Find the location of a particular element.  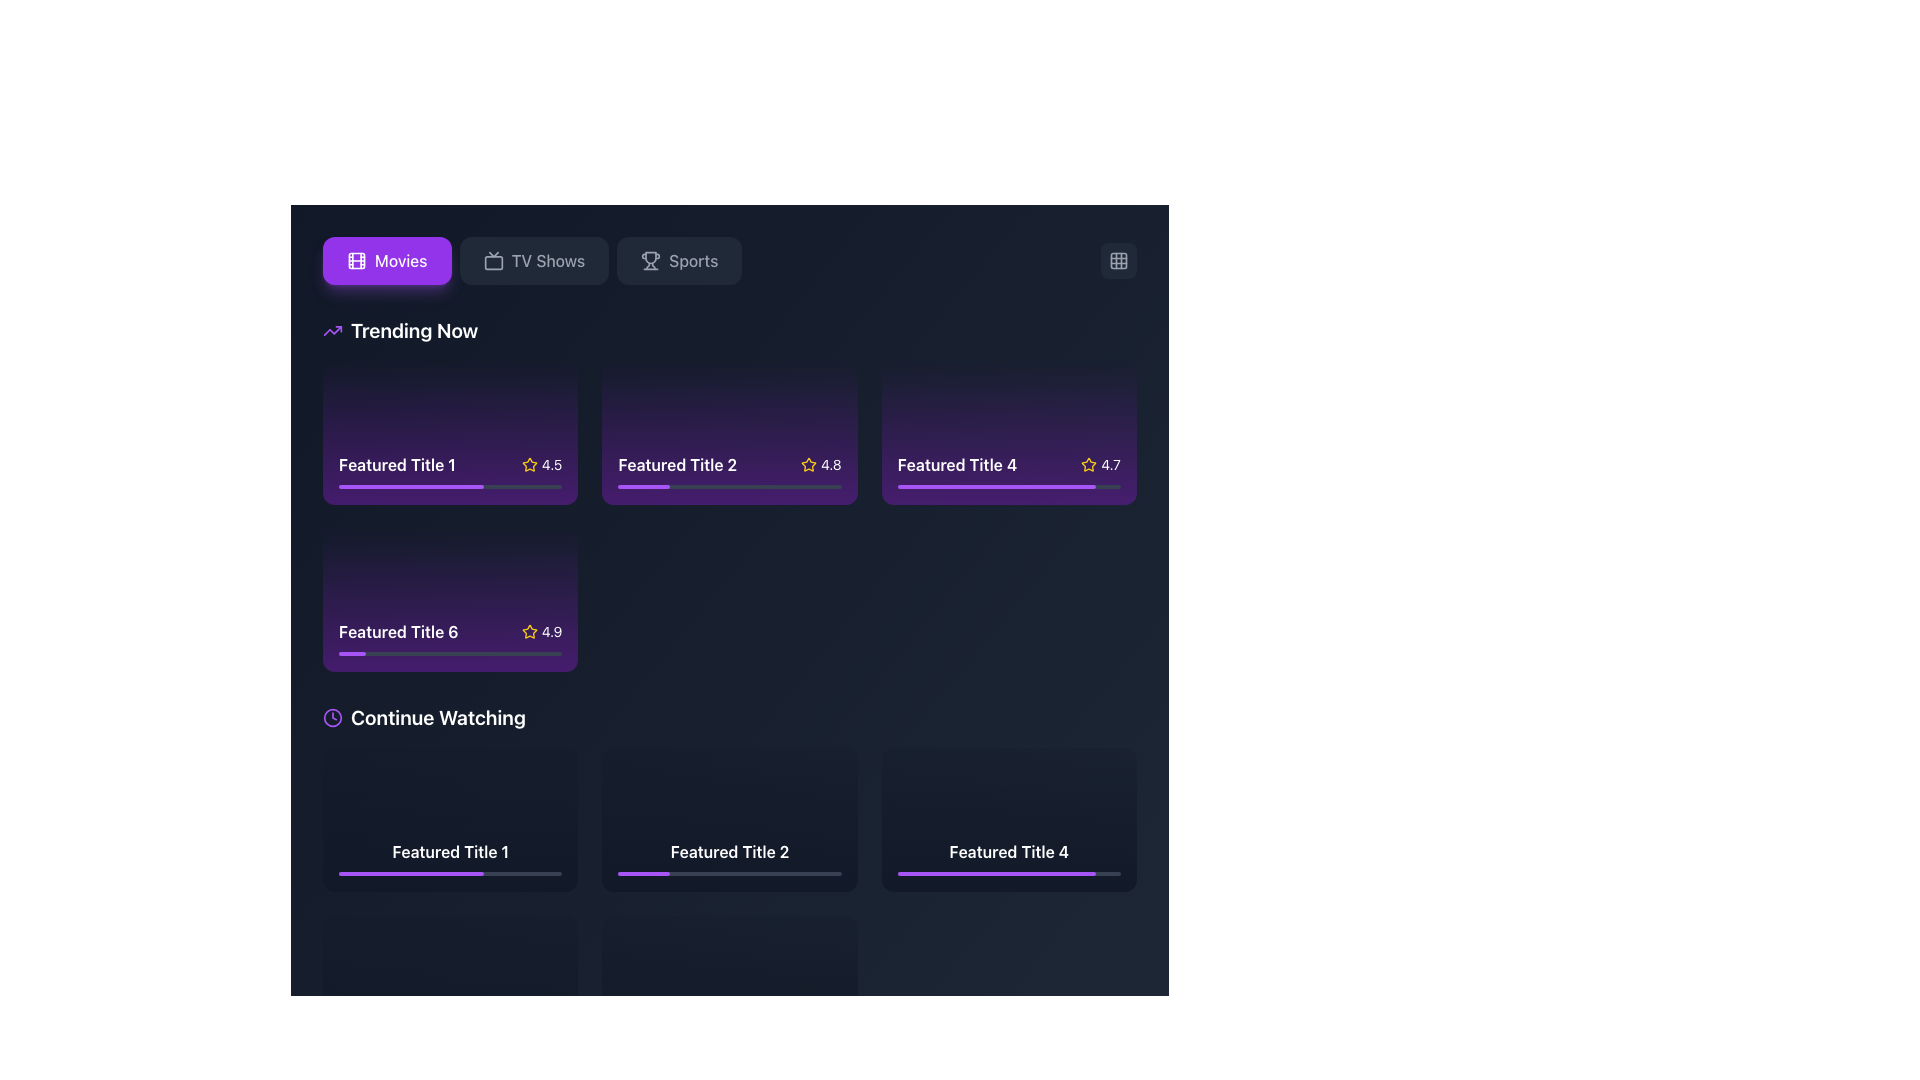

the purple progress segment of the progress indicator located below 'Featured Title 6', indicating 12% progress within the gray background bar is located at coordinates (352, 654).